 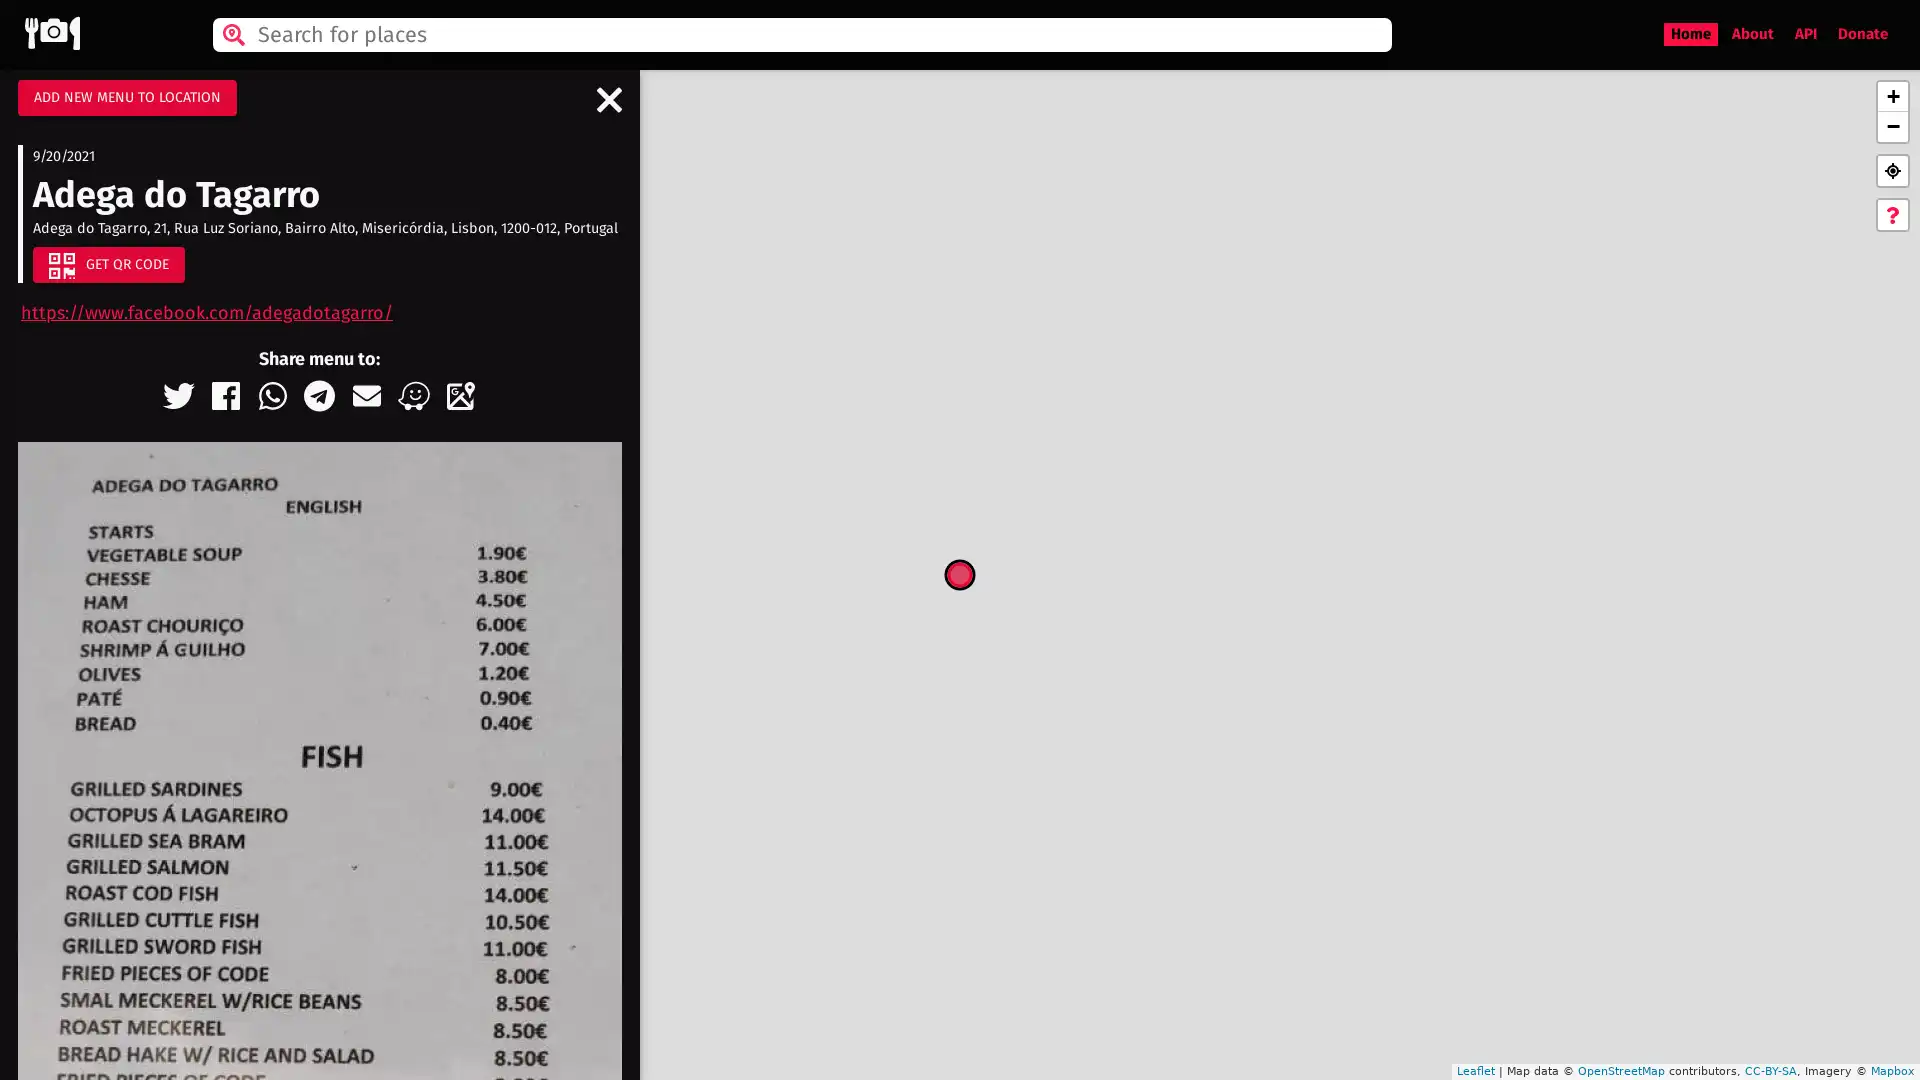 What do you see at coordinates (126, 97) in the screenshot?
I see `ADD NEW MENU TO LOCATION` at bounding box center [126, 97].